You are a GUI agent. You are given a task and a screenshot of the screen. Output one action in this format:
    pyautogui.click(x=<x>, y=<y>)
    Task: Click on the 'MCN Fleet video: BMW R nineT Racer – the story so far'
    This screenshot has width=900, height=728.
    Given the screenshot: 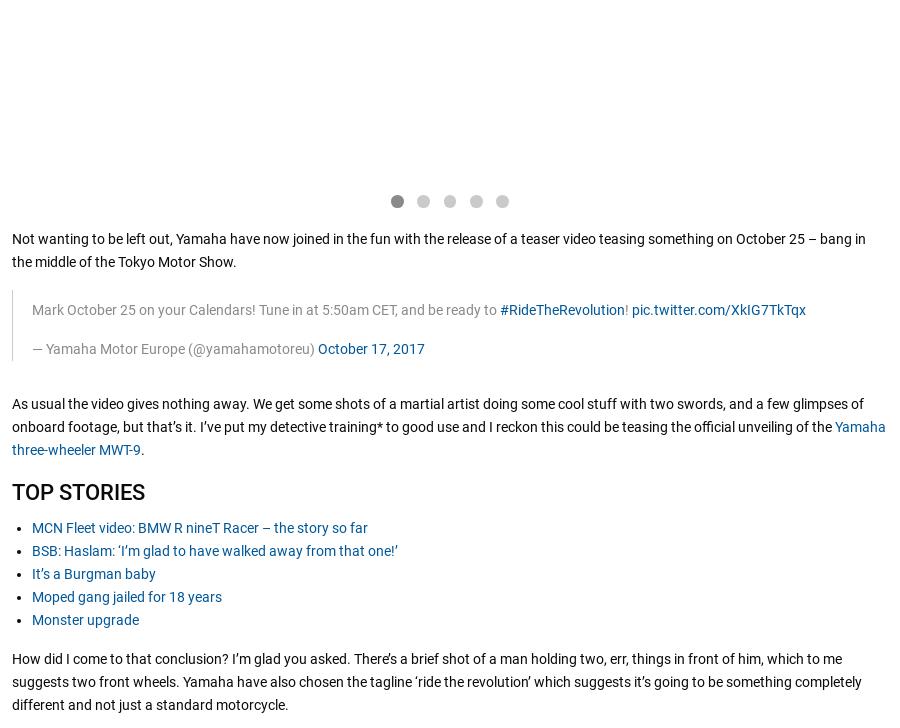 What is the action you would take?
    pyautogui.click(x=199, y=527)
    